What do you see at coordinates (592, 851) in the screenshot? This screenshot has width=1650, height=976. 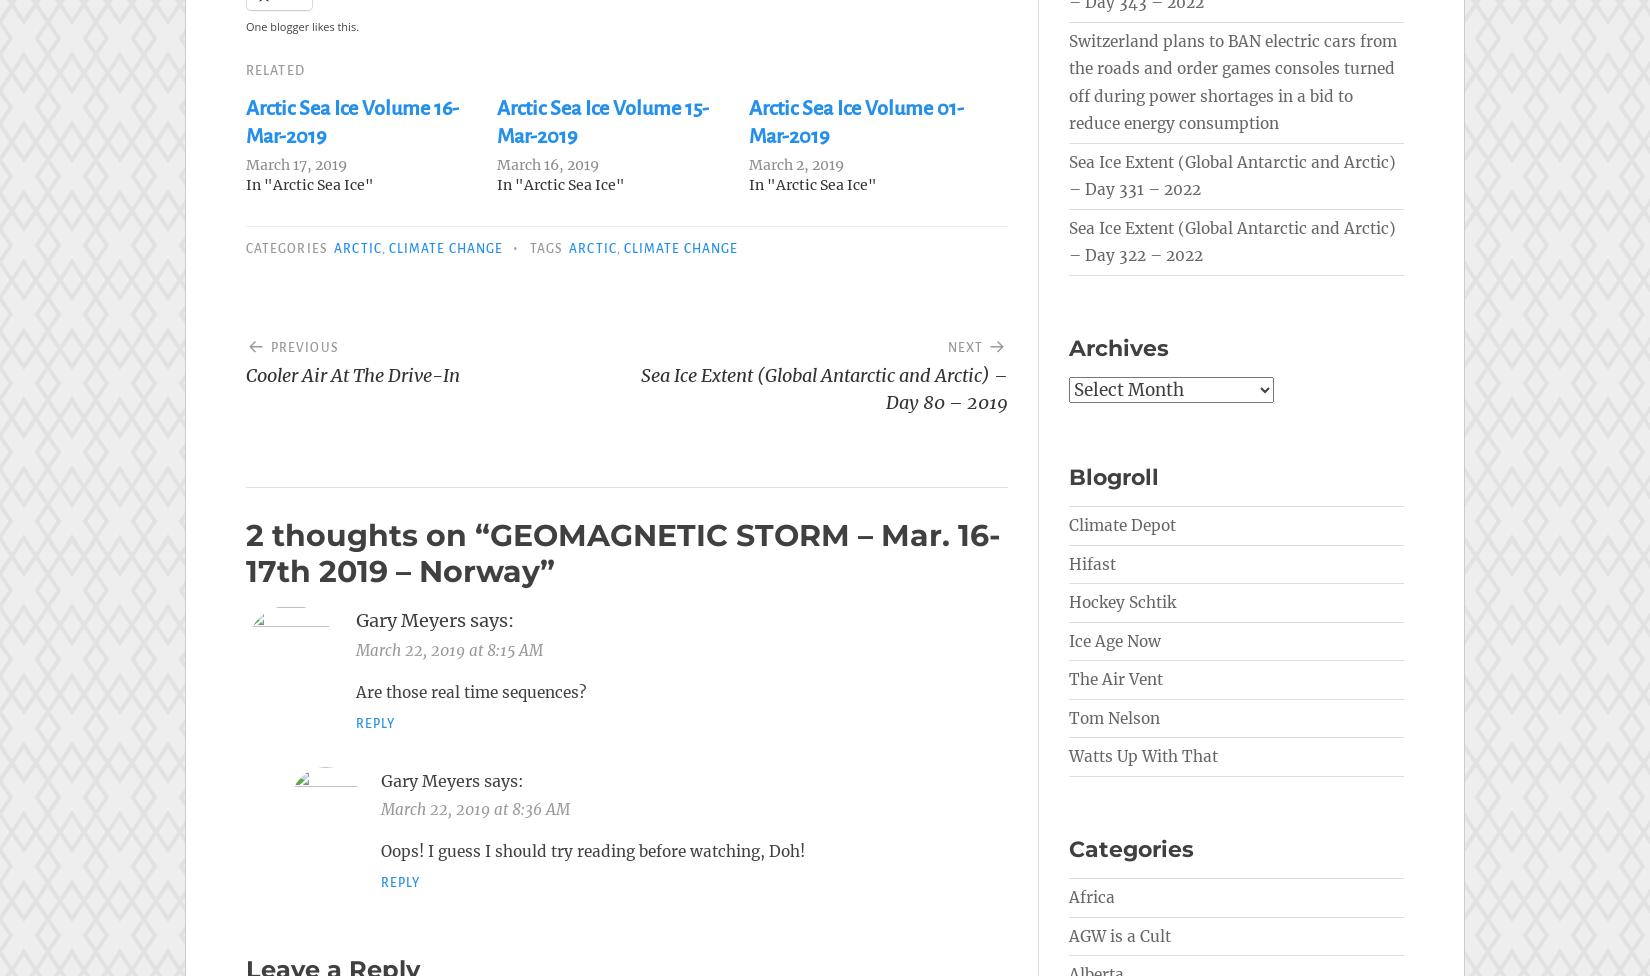 I see `'Oops!  I guess I should try reading before watching, Doh!'` at bounding box center [592, 851].